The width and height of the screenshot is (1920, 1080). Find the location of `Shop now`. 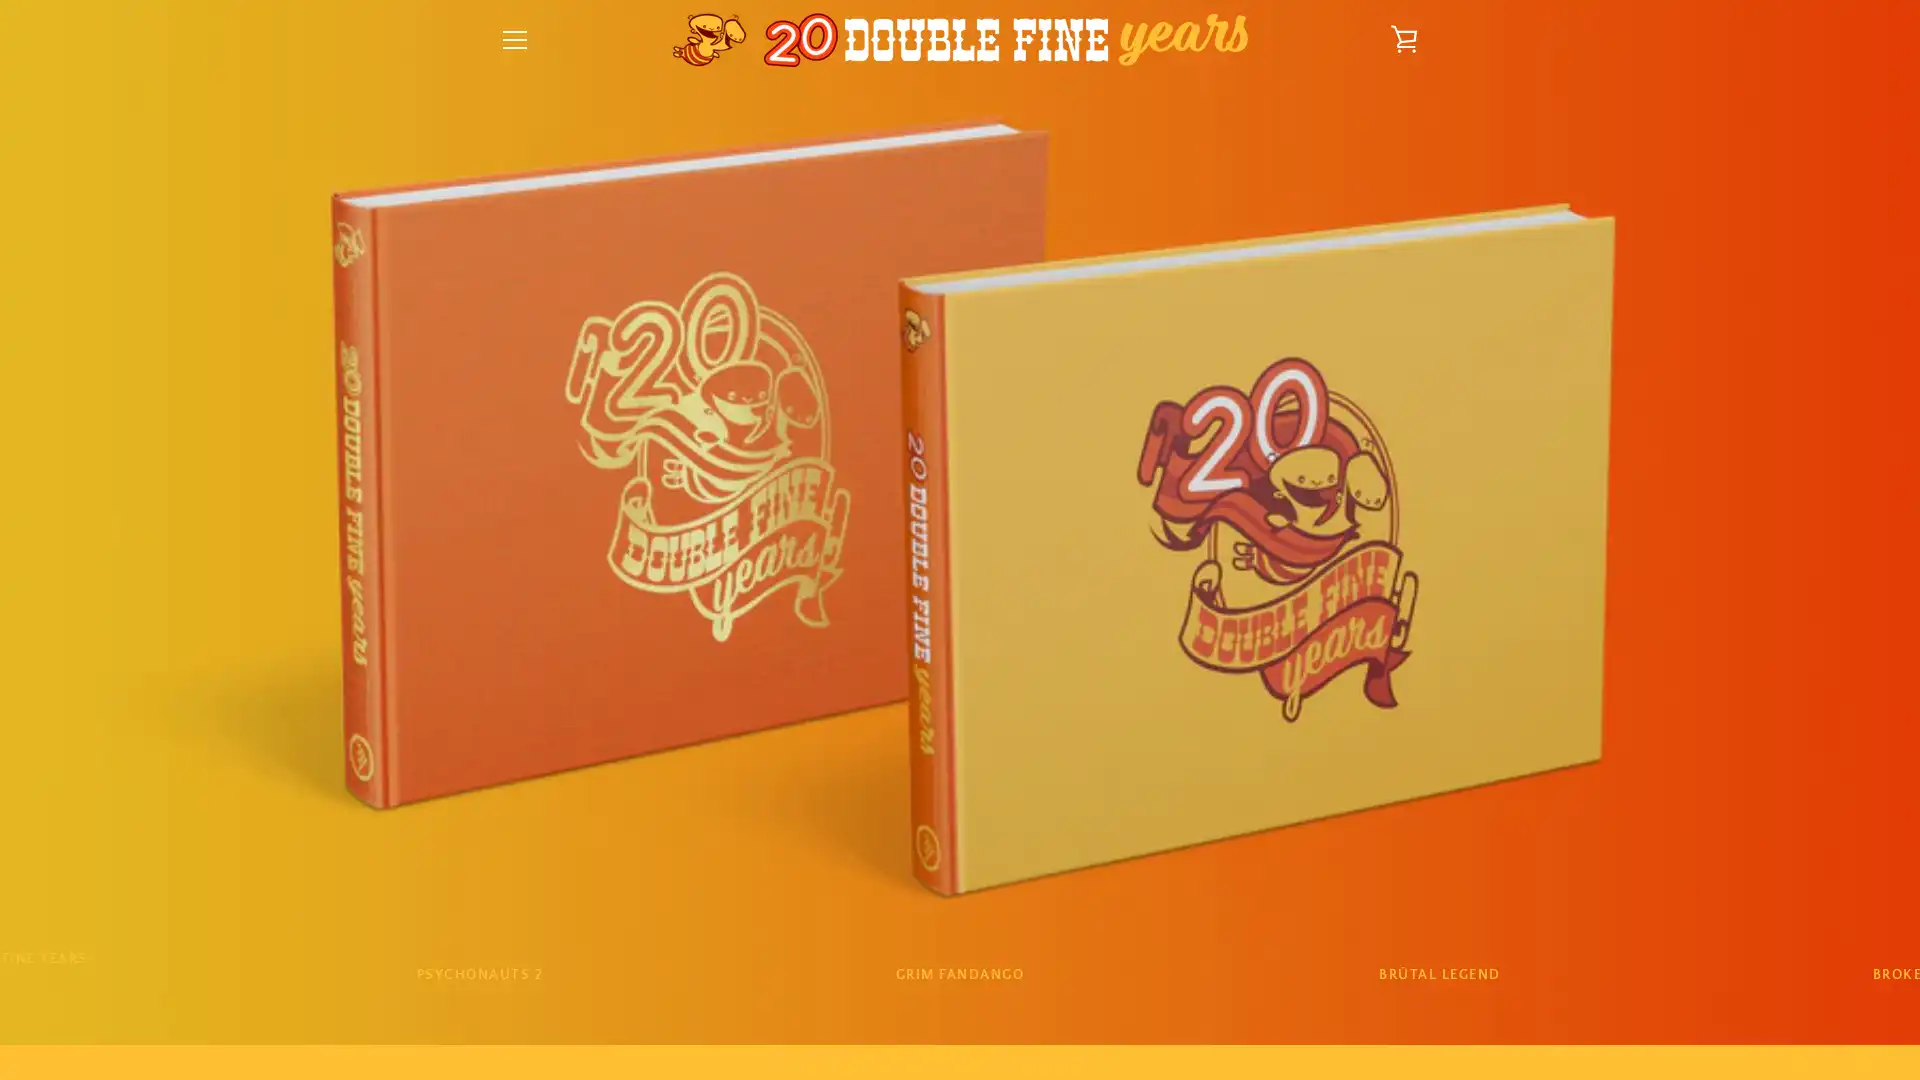

Shop now is located at coordinates (960, 640).